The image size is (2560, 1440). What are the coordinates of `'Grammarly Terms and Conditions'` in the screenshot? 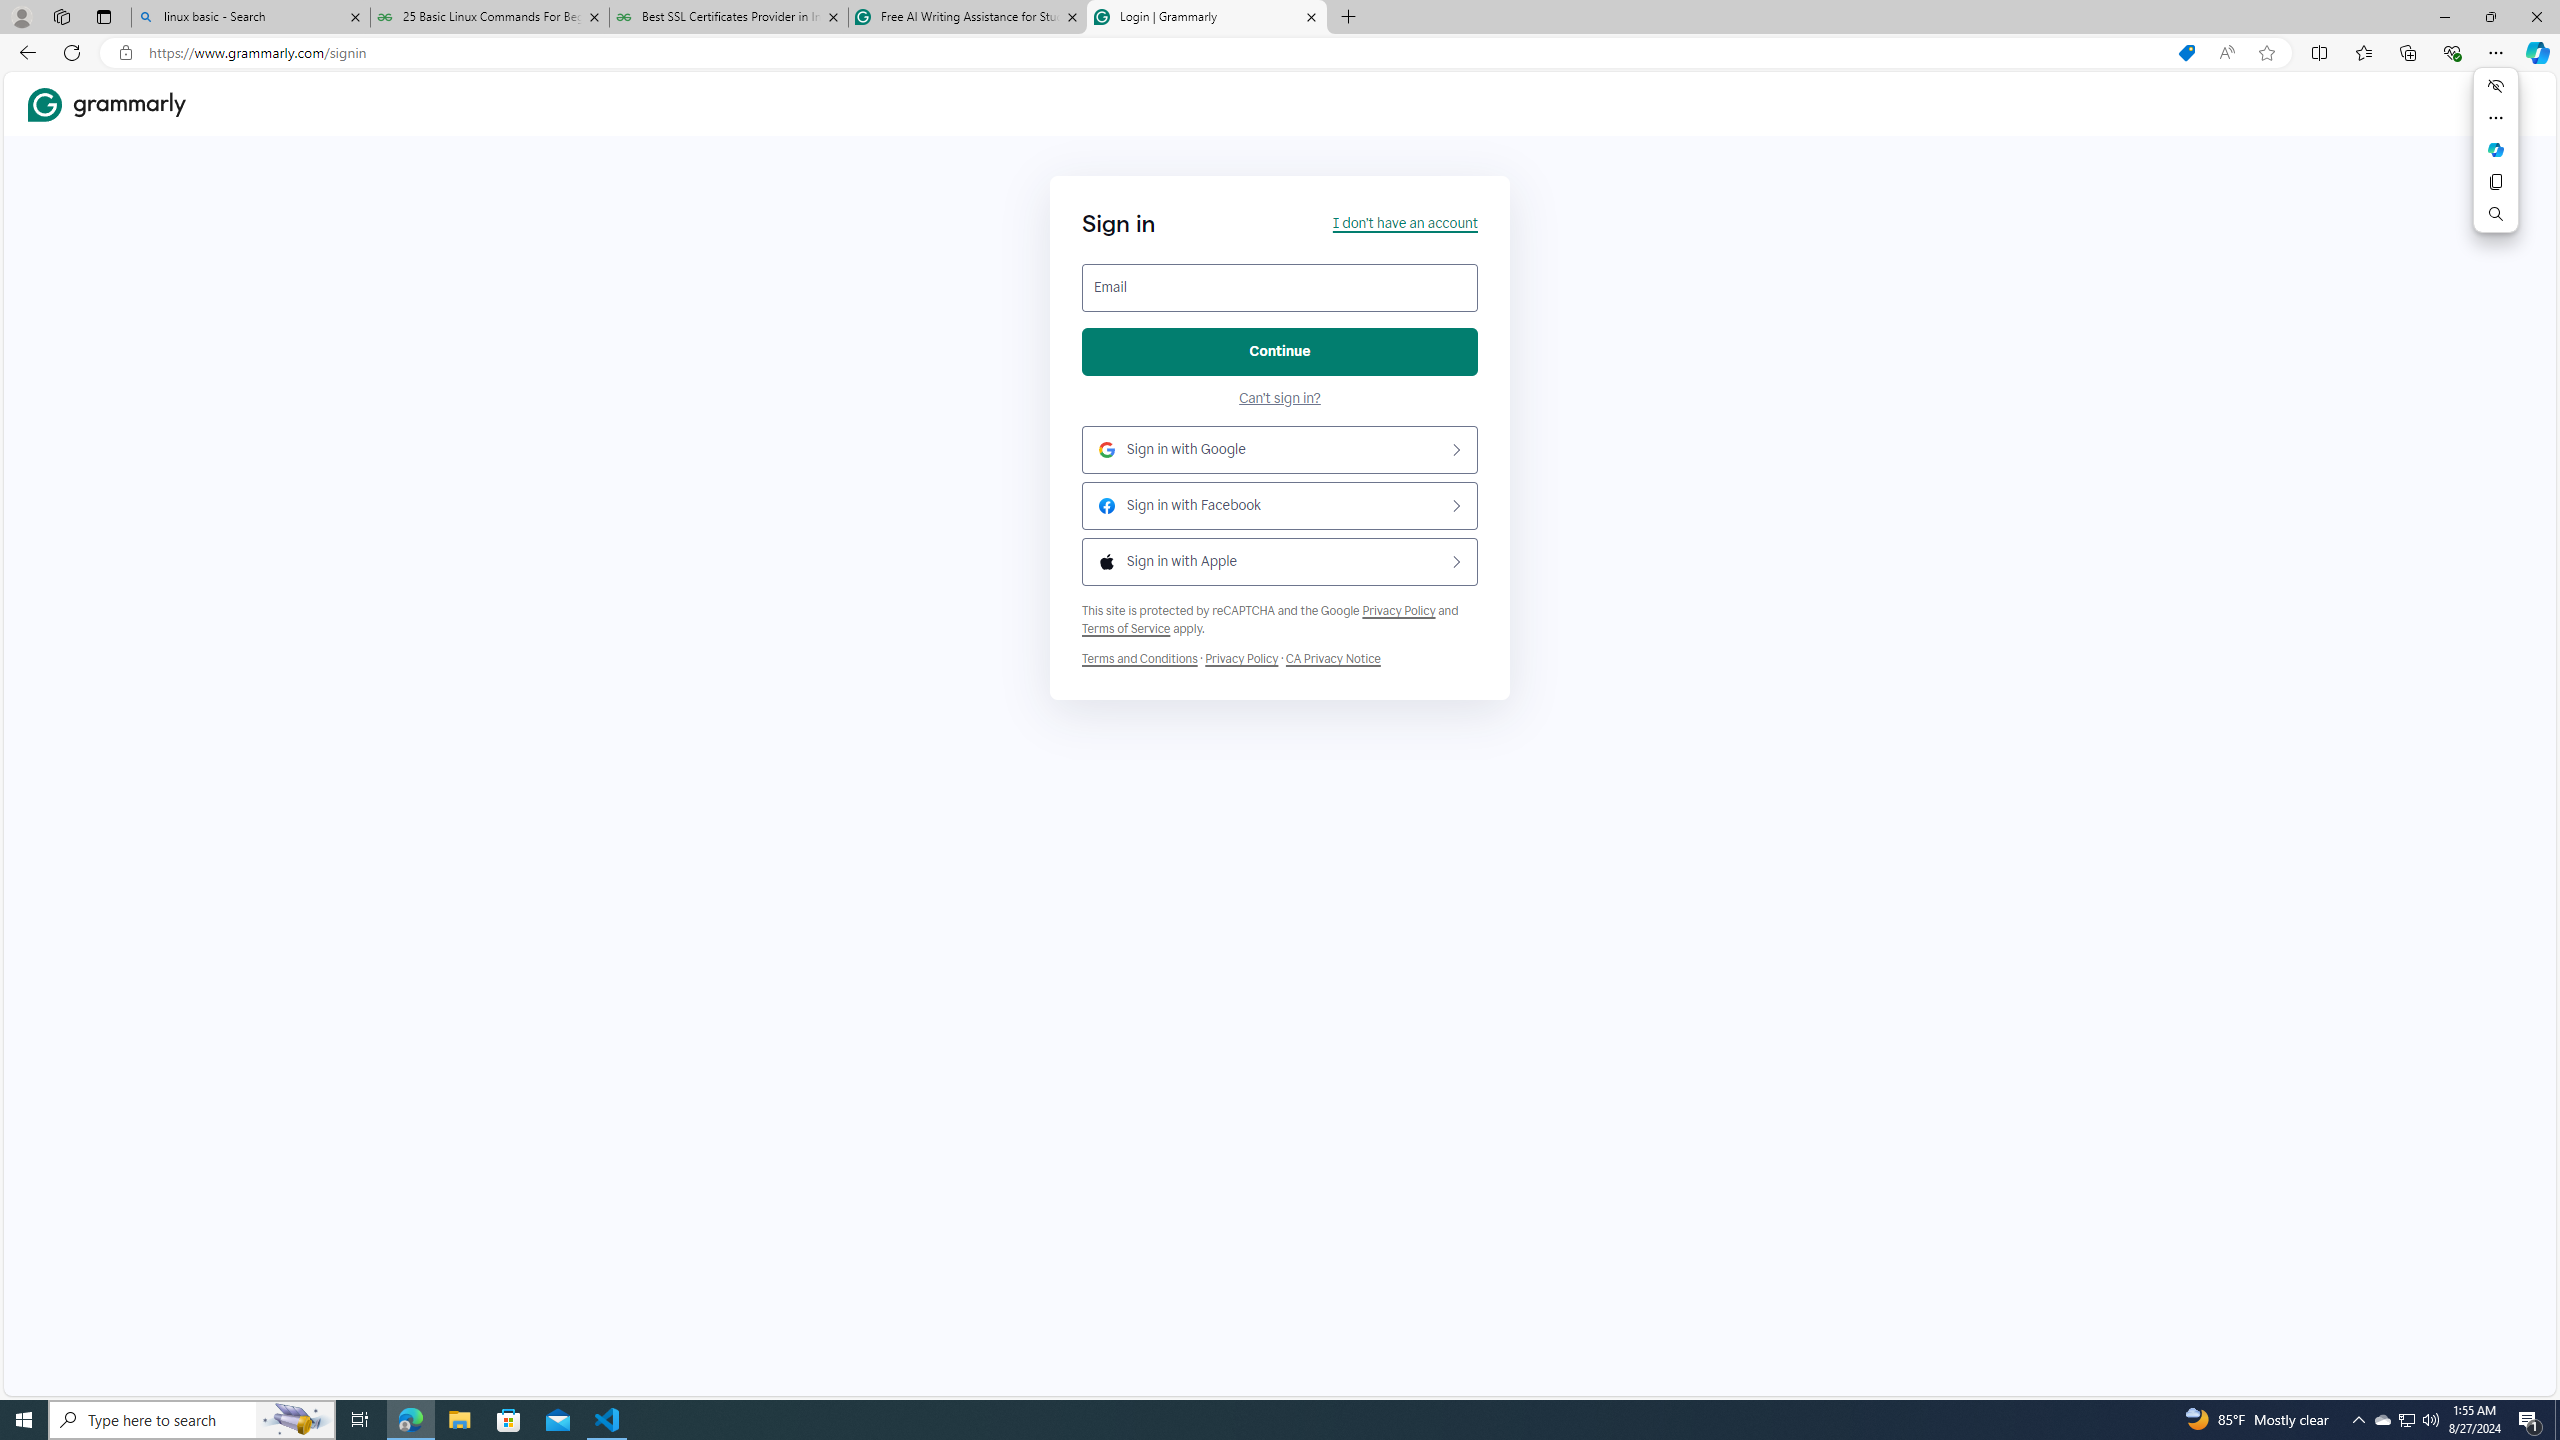 It's located at (1140, 658).